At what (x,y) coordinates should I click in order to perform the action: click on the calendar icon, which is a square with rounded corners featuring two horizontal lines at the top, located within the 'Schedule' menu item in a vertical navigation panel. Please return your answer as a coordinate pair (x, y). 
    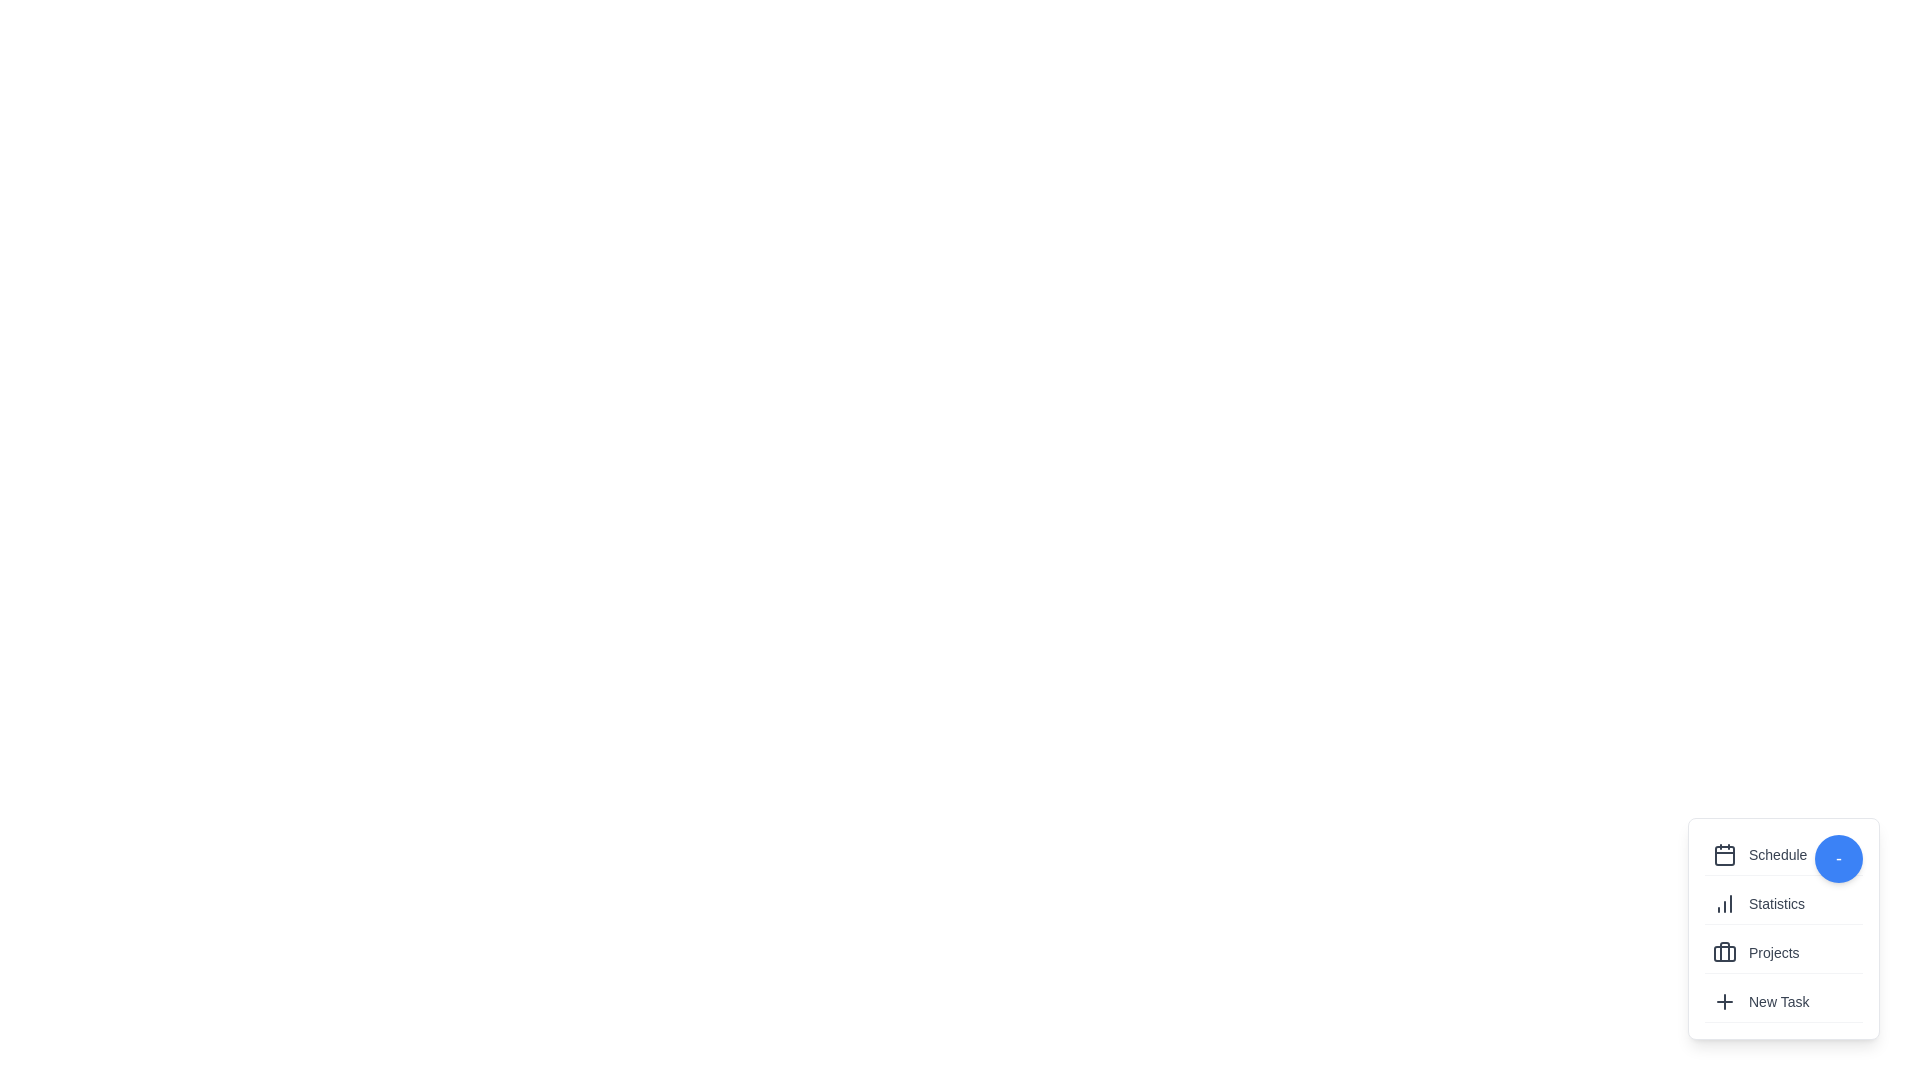
    Looking at the image, I should click on (1723, 855).